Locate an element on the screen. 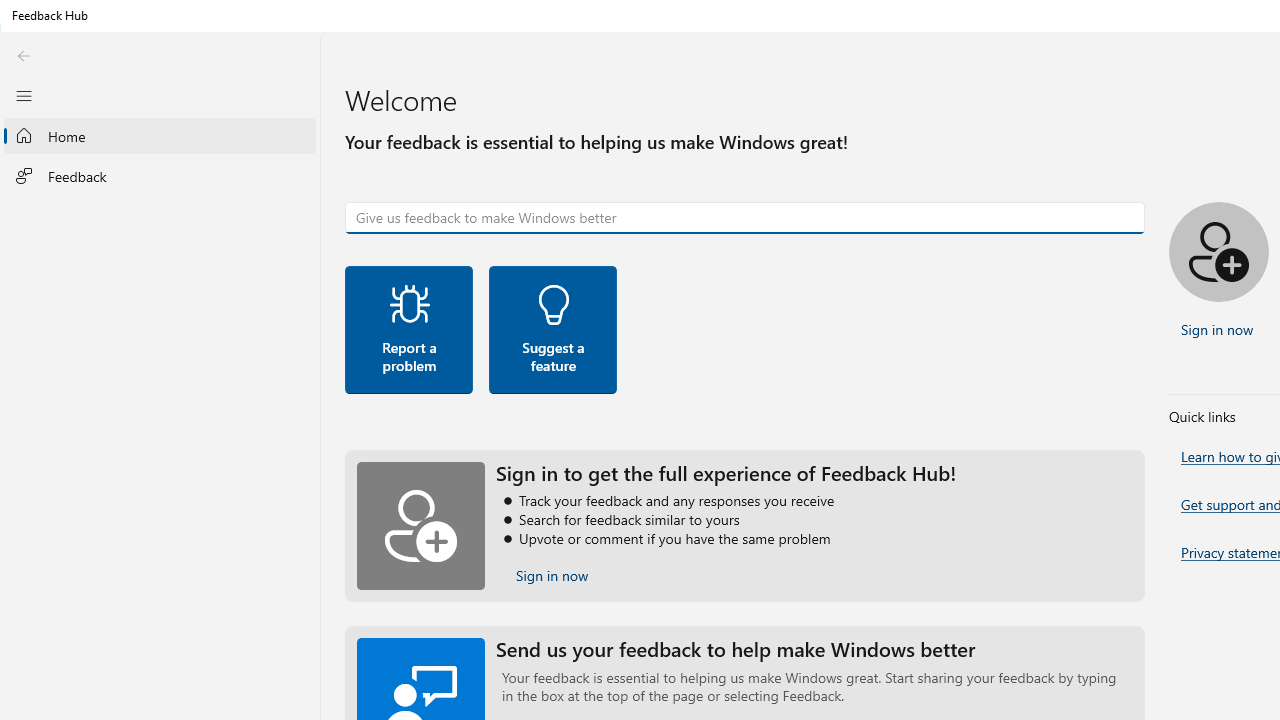 The width and height of the screenshot is (1280, 720). 'Give us feedback to make Windows better' is located at coordinates (744, 218).